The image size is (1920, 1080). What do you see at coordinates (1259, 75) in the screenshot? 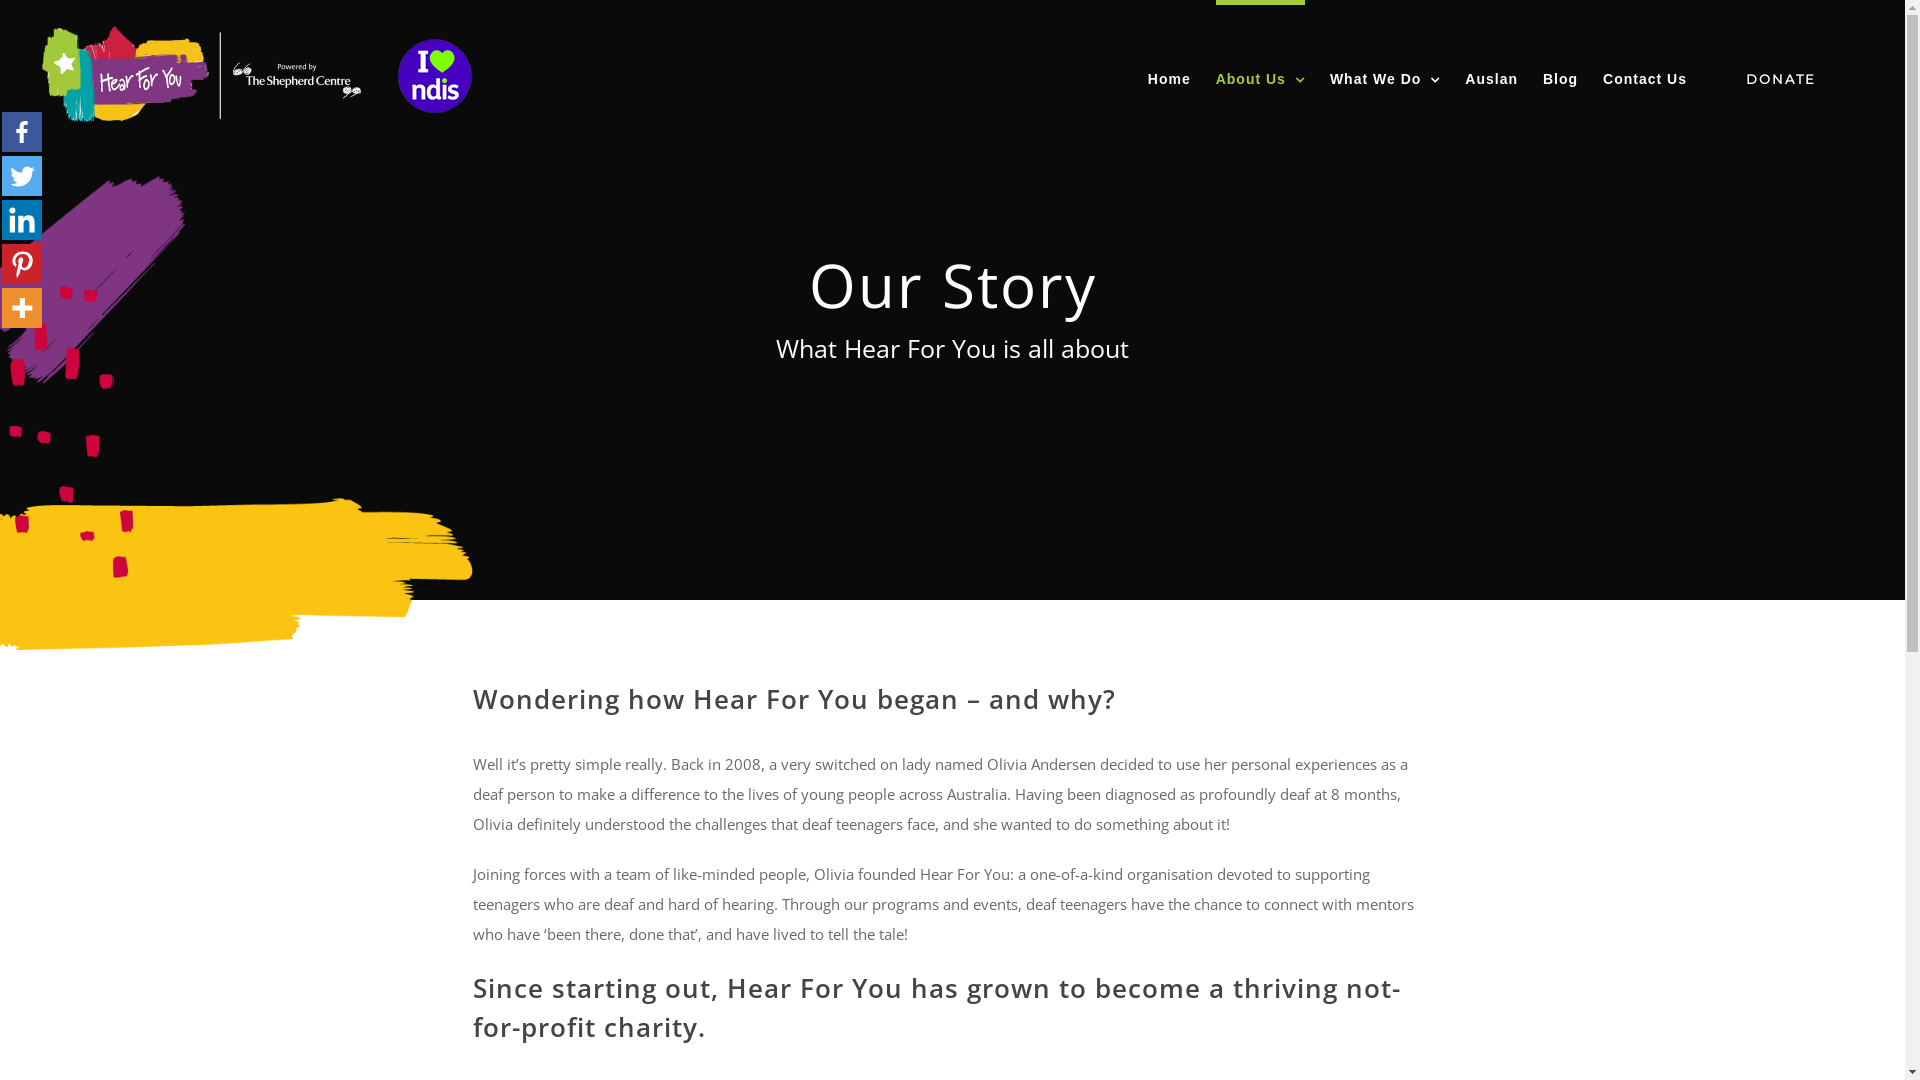
I see `'About Us'` at bounding box center [1259, 75].